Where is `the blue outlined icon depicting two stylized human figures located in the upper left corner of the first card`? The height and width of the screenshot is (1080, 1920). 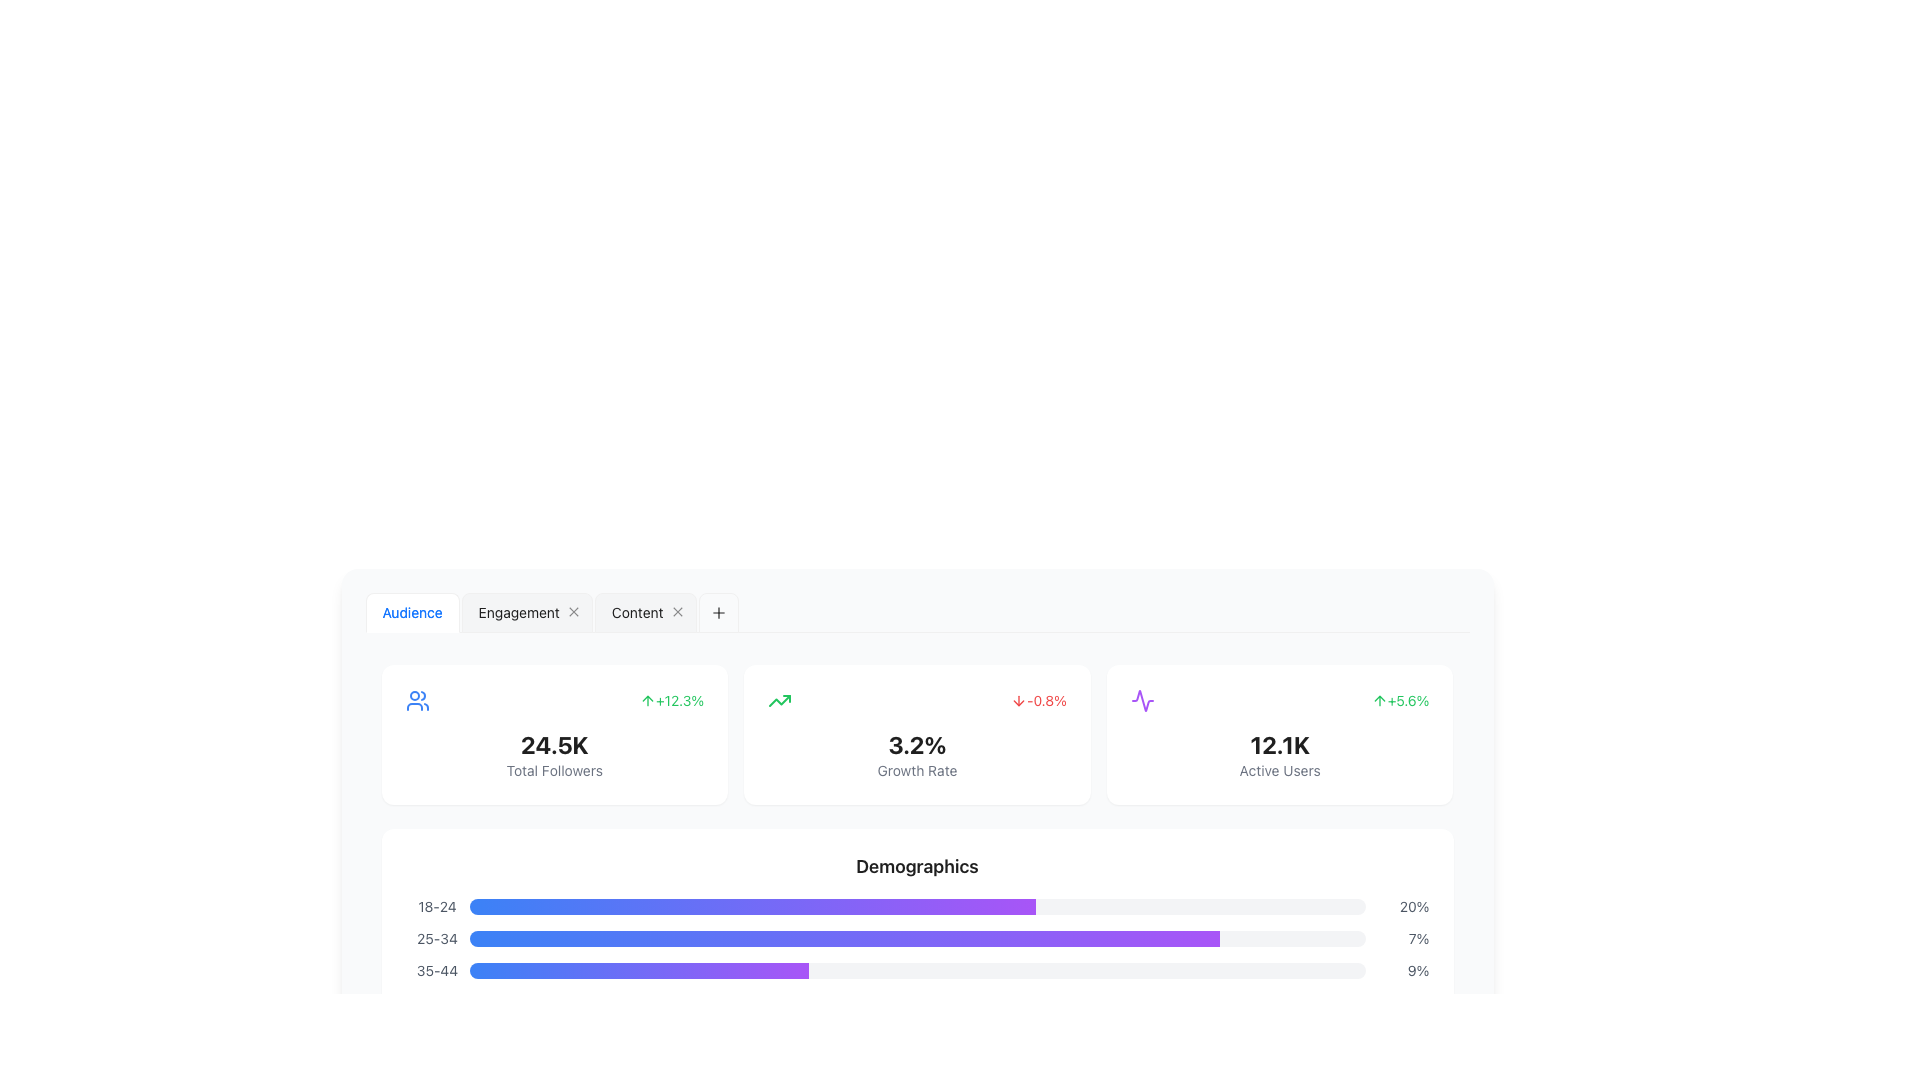 the blue outlined icon depicting two stylized human figures located in the upper left corner of the first card is located at coordinates (416, 700).